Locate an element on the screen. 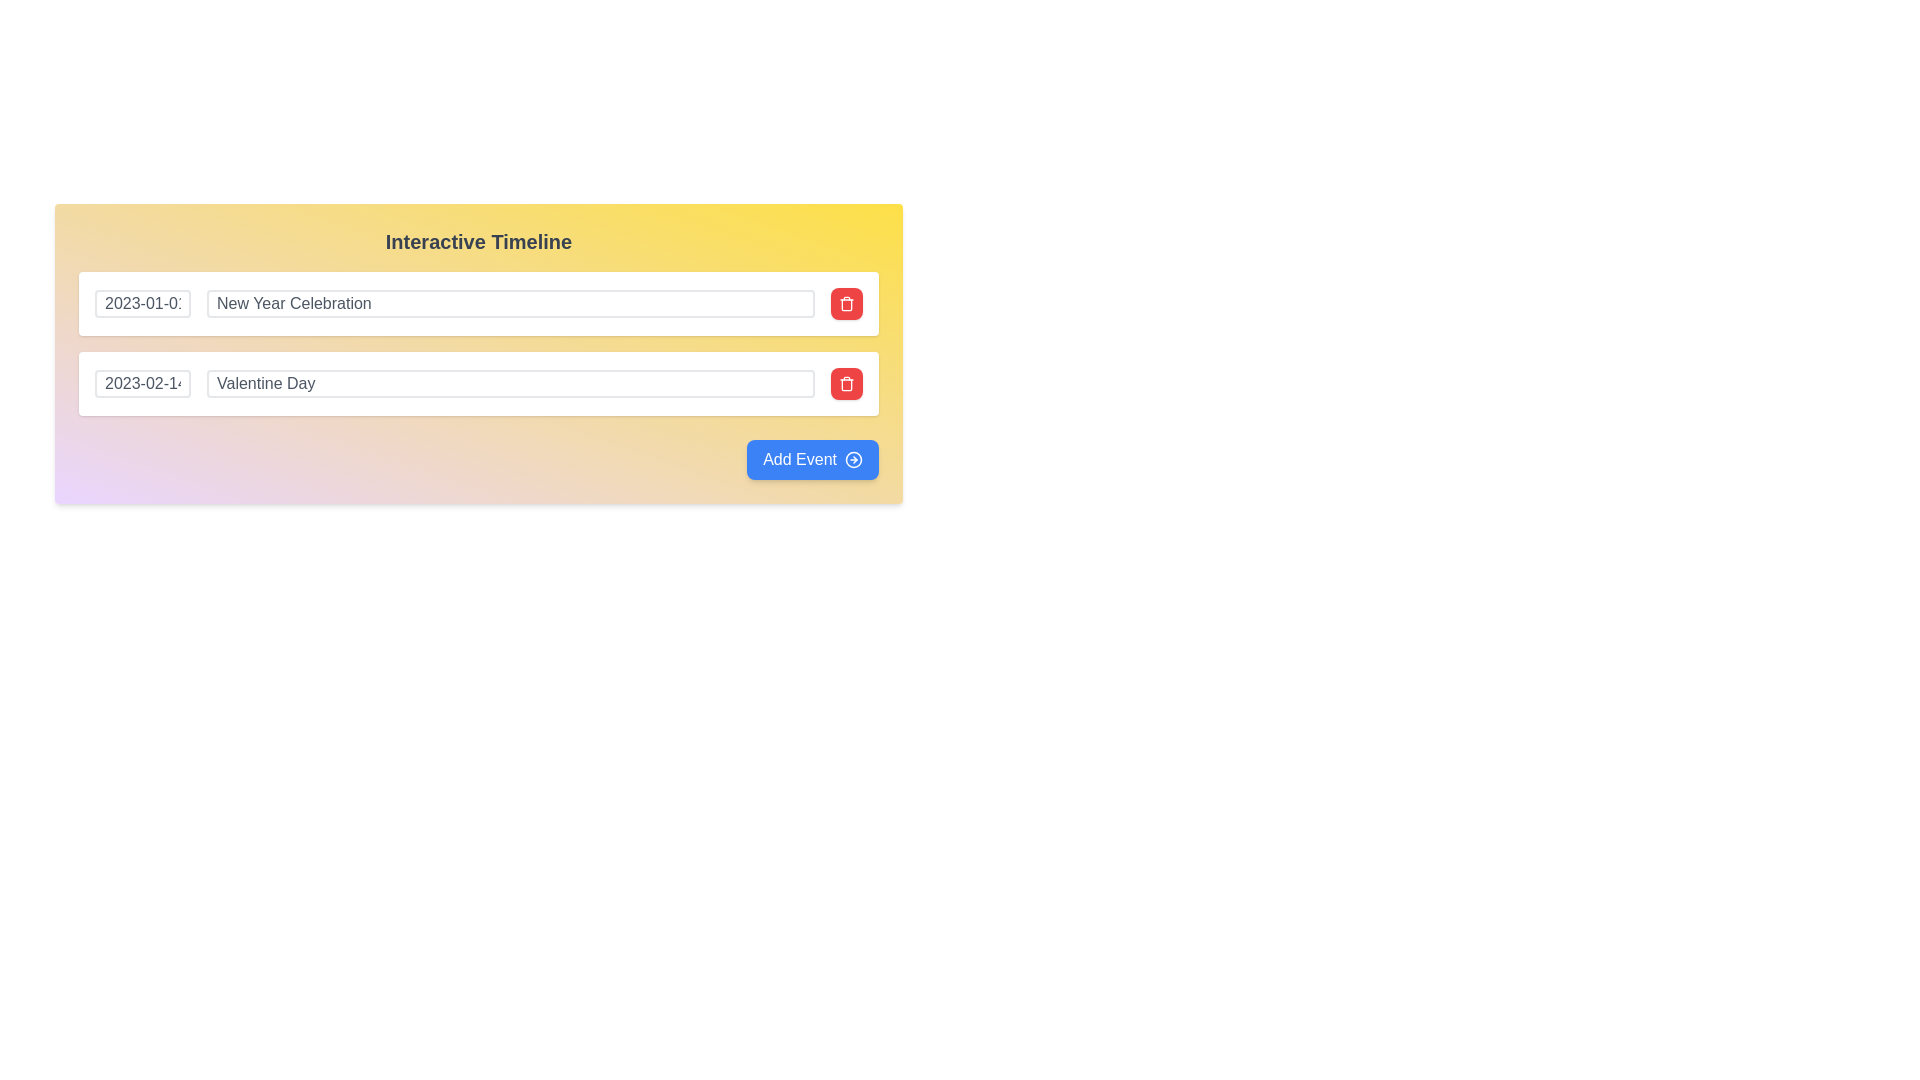 The width and height of the screenshot is (1920, 1080). the Decorative icon located at the right end of the 'Add Event' button, which indicates navigation or confirmation functionality is located at coordinates (854, 459).